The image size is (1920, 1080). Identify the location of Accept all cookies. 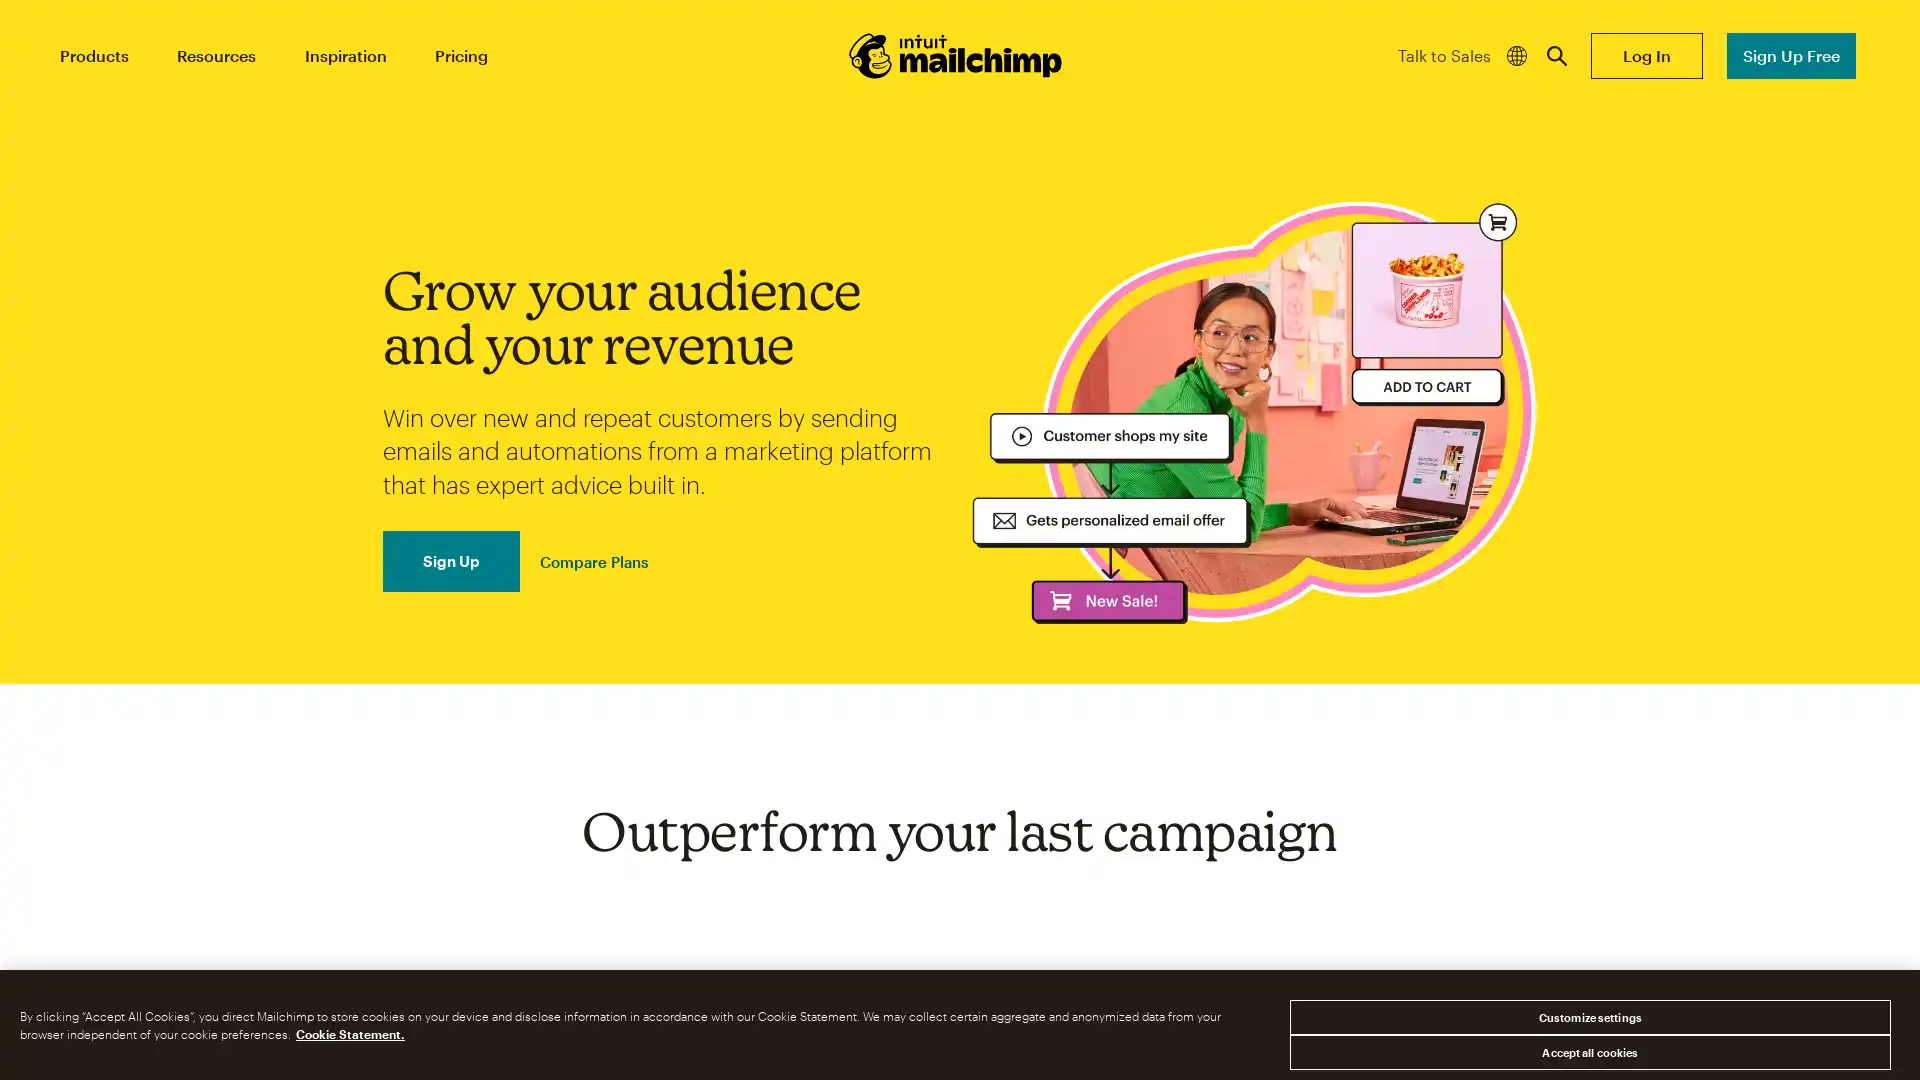
(1588, 1051).